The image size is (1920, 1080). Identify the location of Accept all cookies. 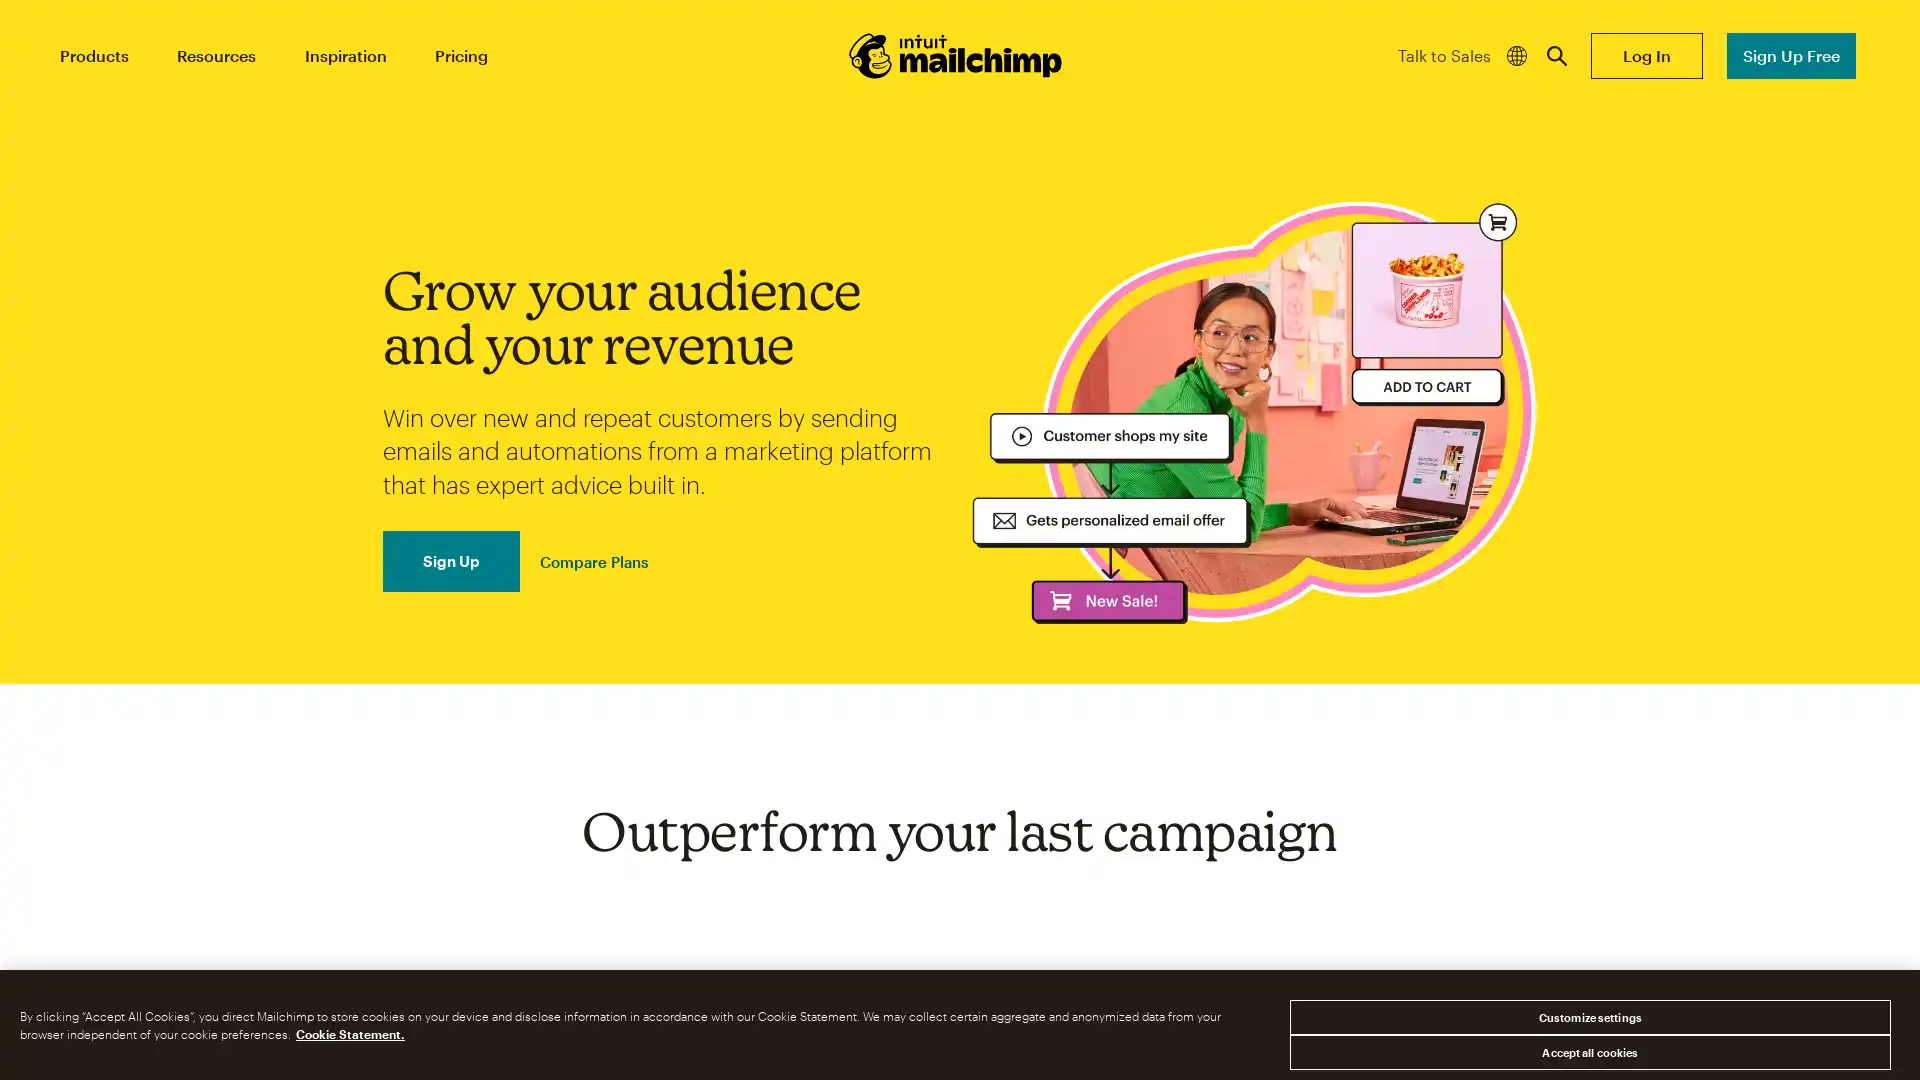
(1588, 1051).